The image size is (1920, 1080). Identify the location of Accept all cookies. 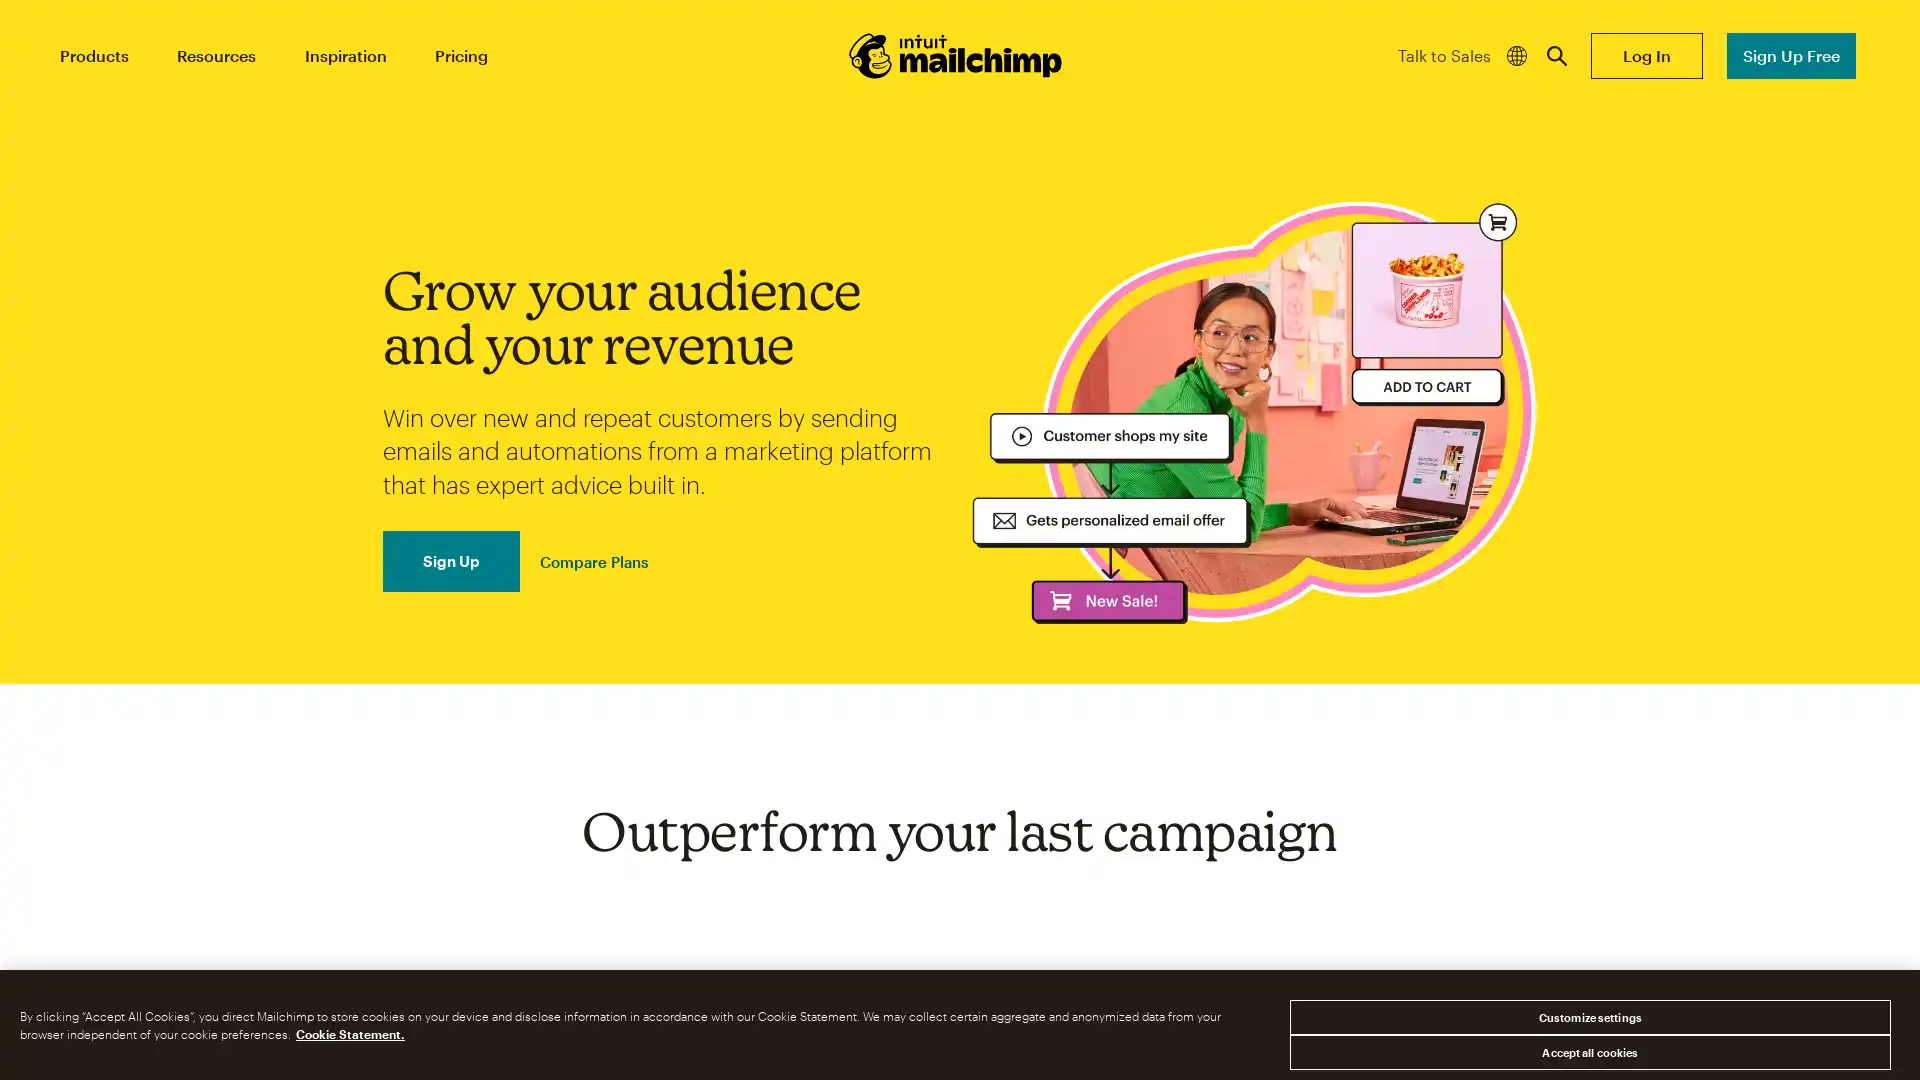
(1588, 1051).